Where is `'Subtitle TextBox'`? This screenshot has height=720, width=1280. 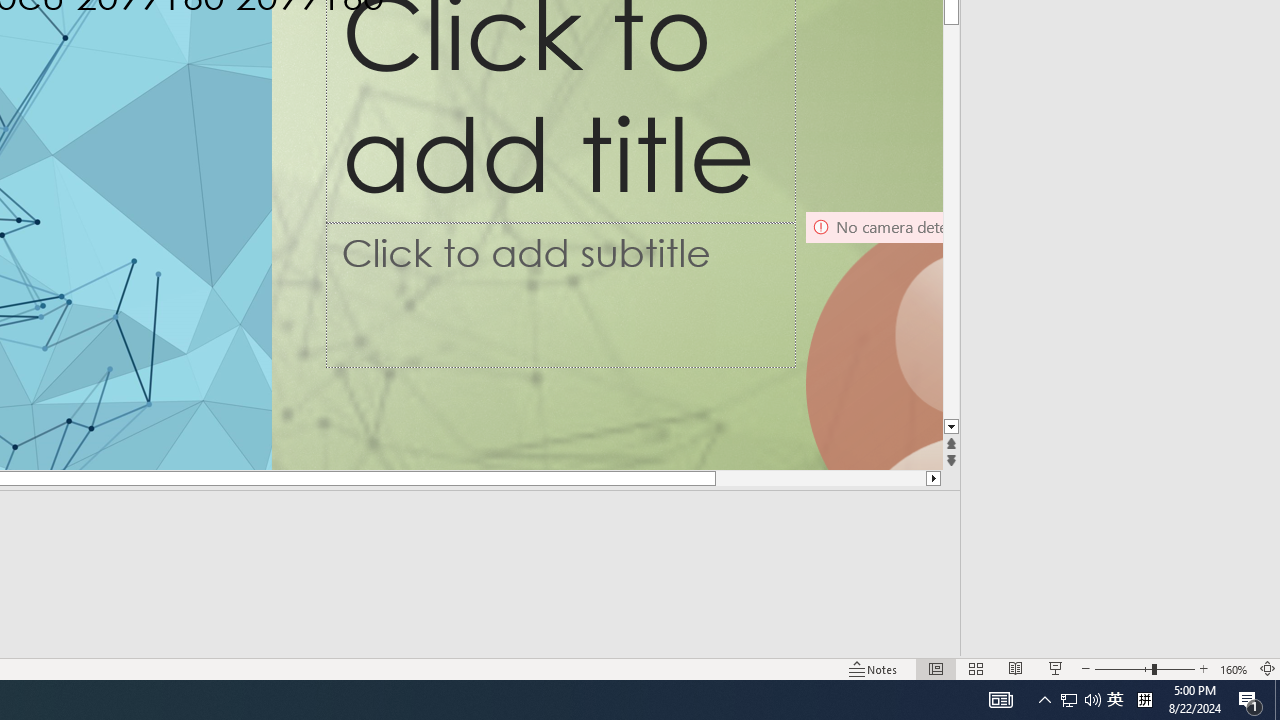
'Subtitle TextBox' is located at coordinates (560, 294).